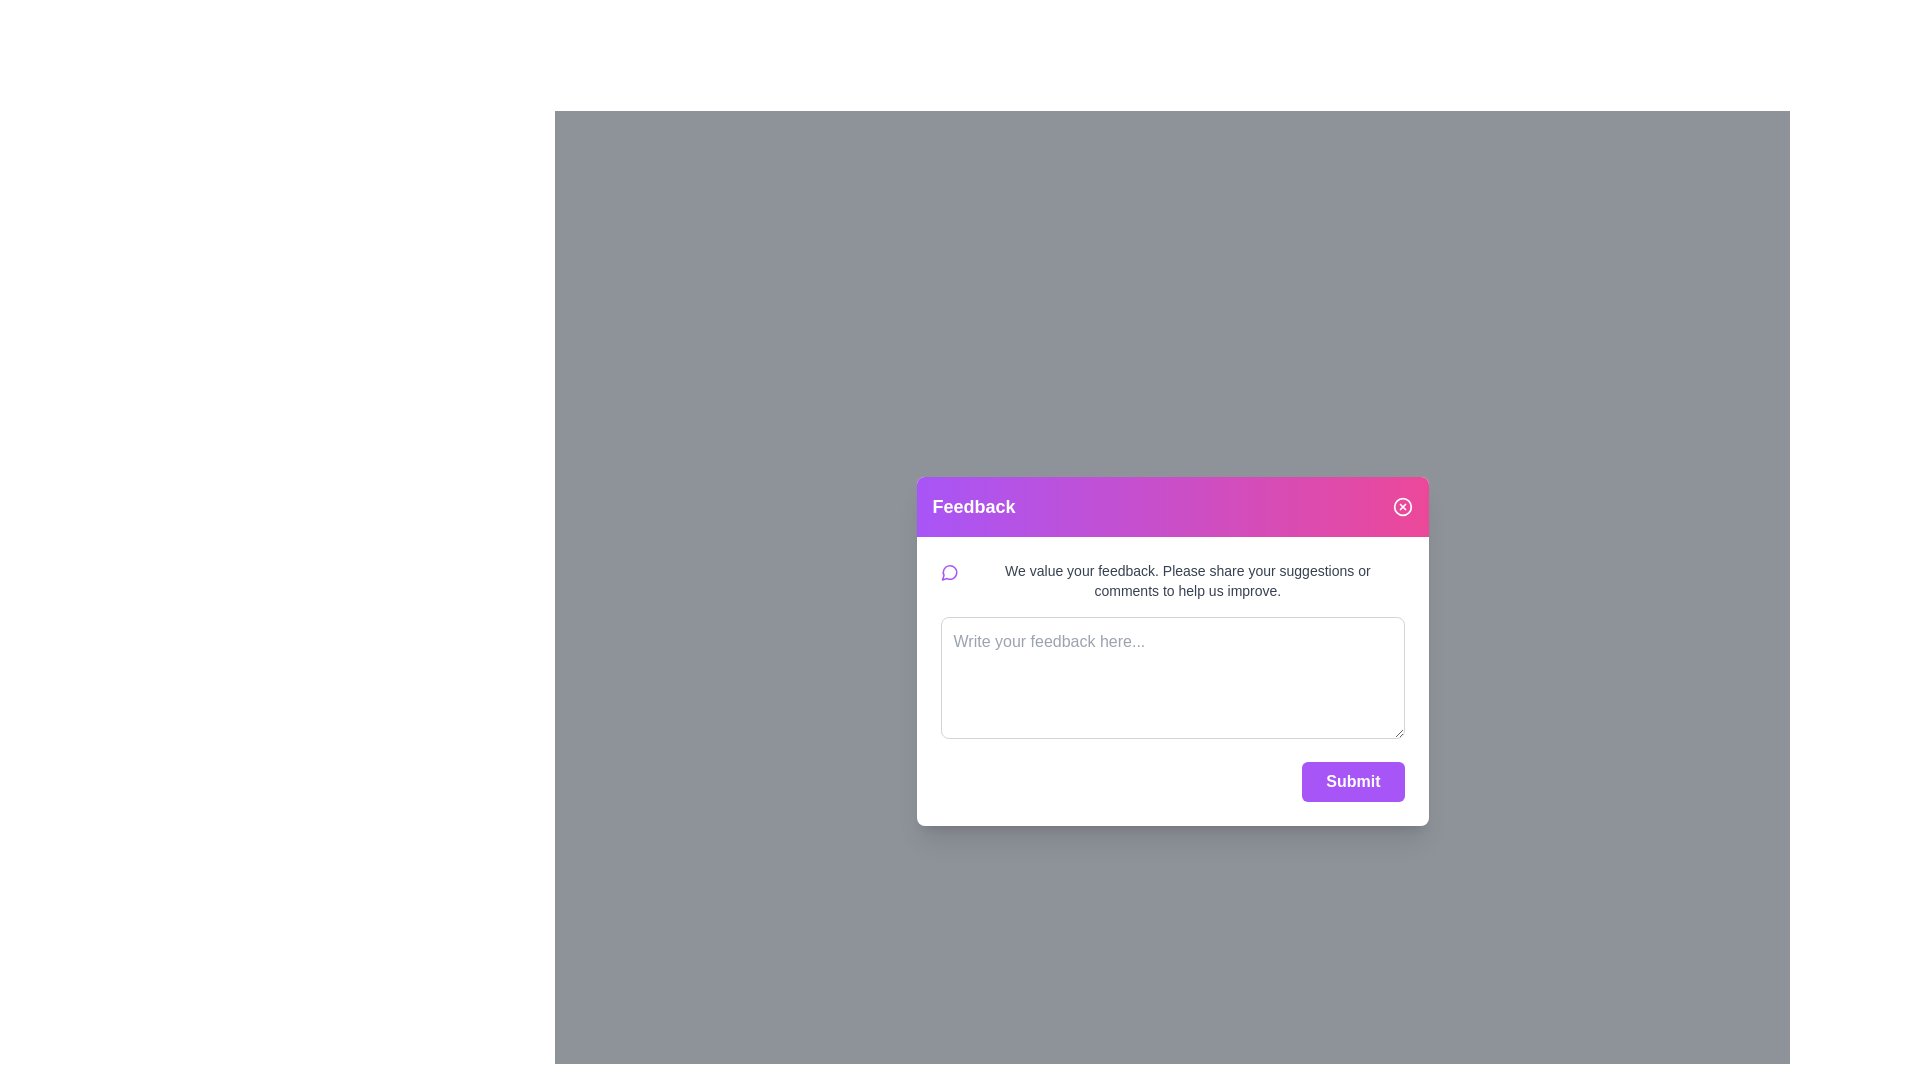  What do you see at coordinates (1401, 505) in the screenshot?
I see `the close button to close the FeedbackDialog` at bounding box center [1401, 505].